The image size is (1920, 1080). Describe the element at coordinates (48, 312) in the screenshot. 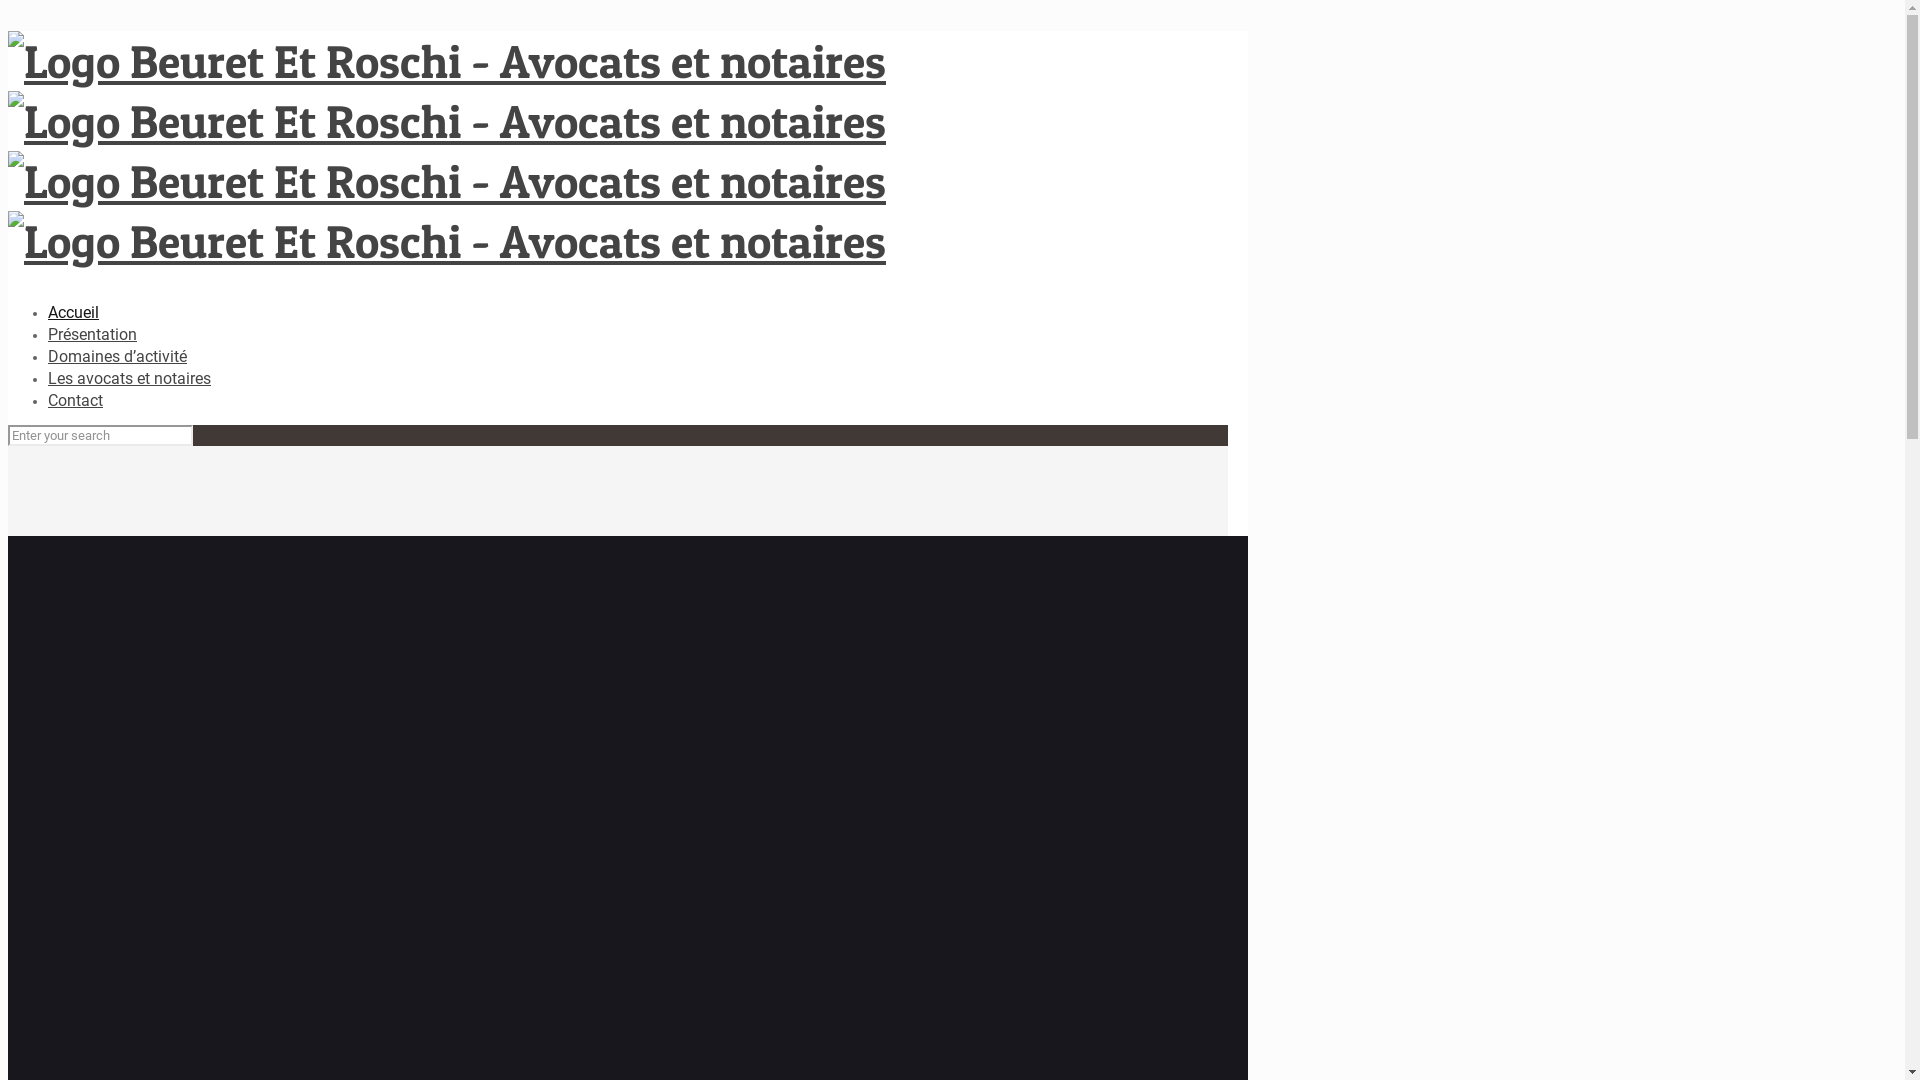

I see `'Accueil'` at that location.